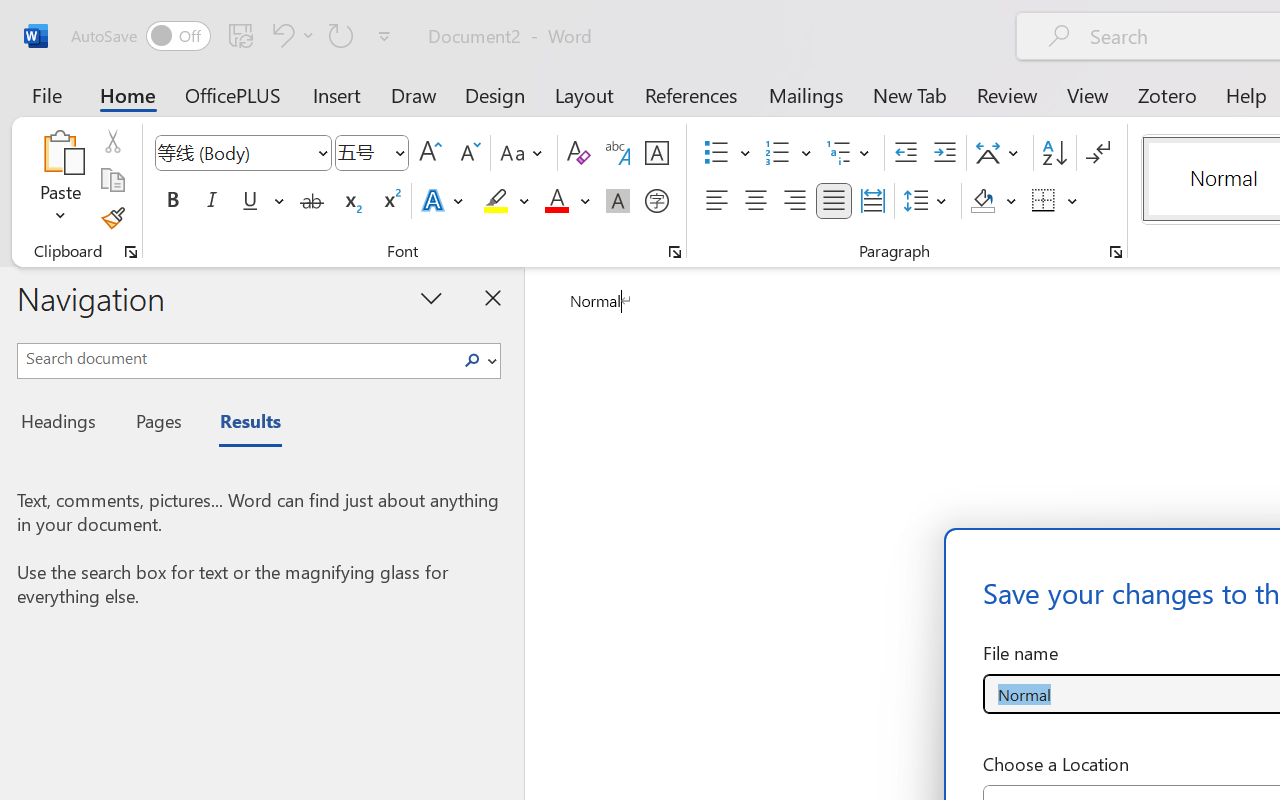 This screenshot has width=1280, height=800. Describe the element at coordinates (429, 153) in the screenshot. I see `'Grow Font'` at that location.